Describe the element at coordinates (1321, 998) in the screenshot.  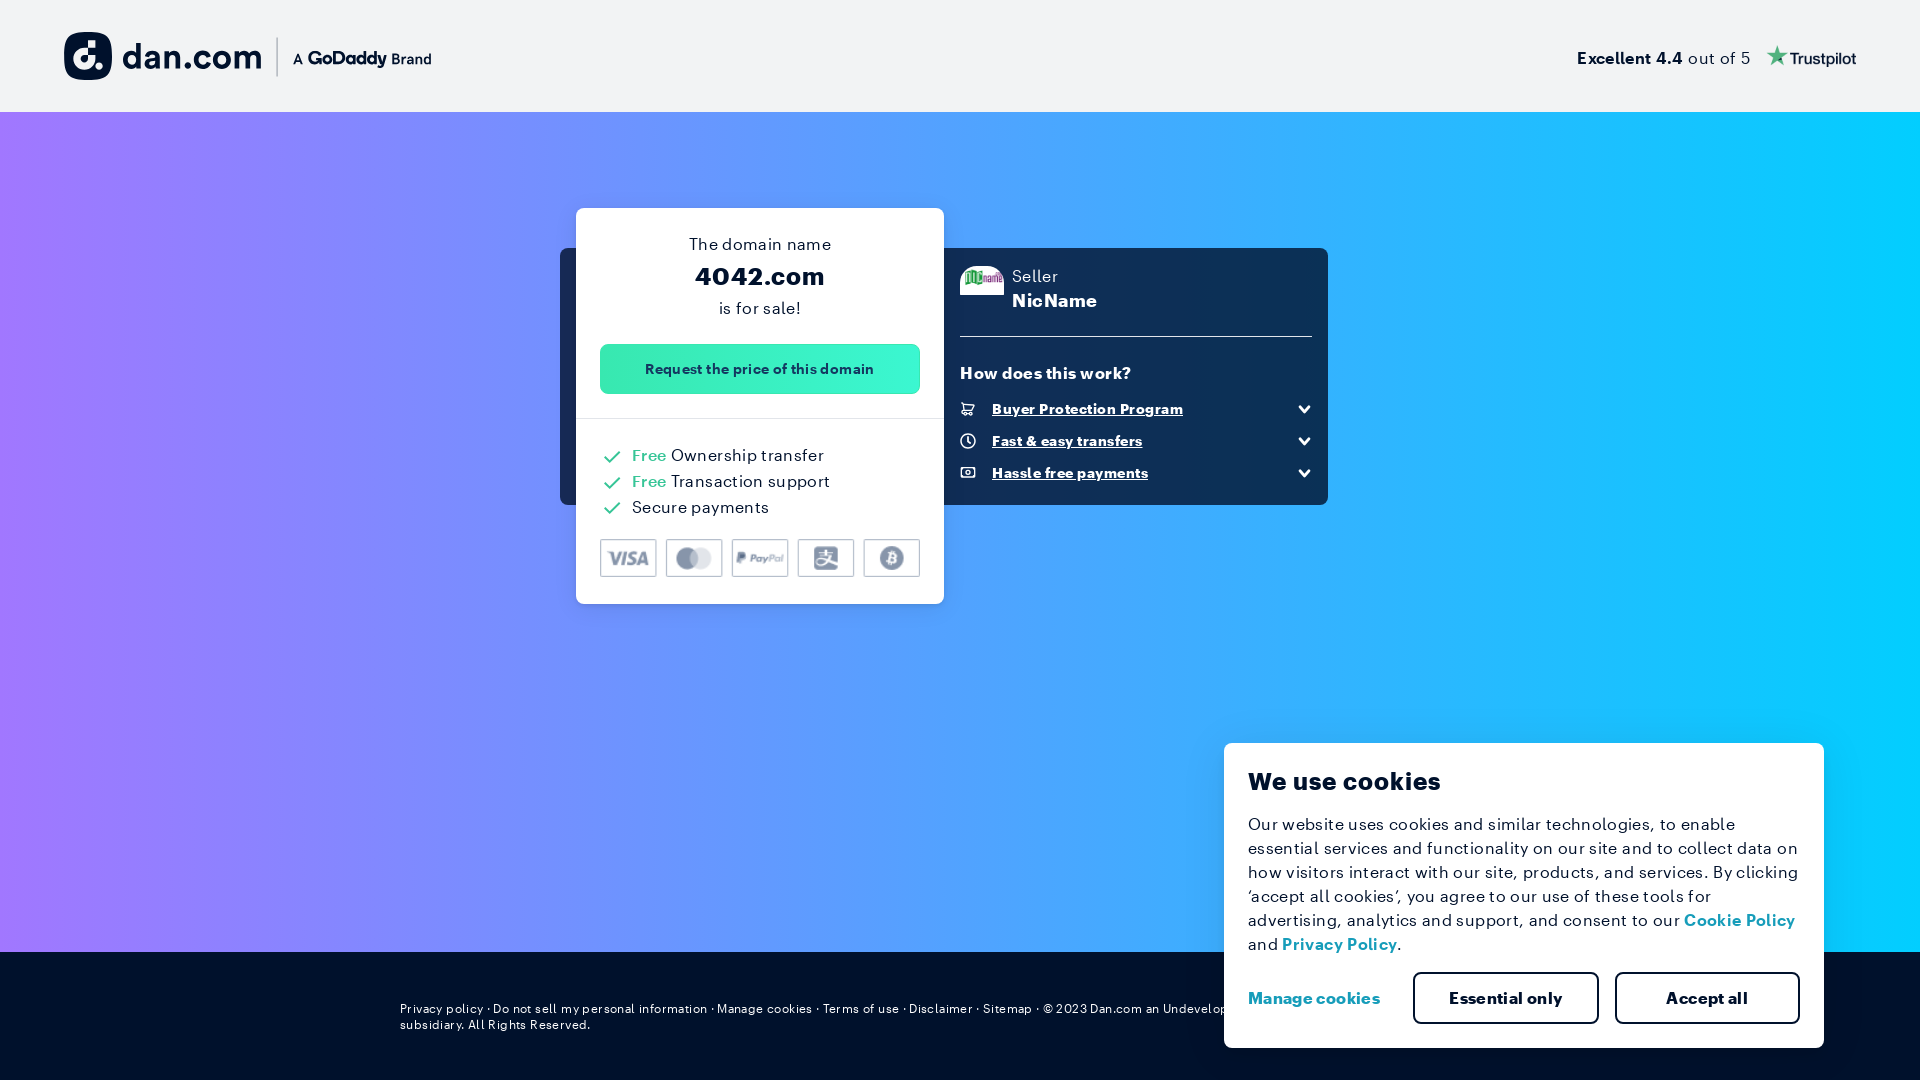
I see `'Manage cookies'` at that location.